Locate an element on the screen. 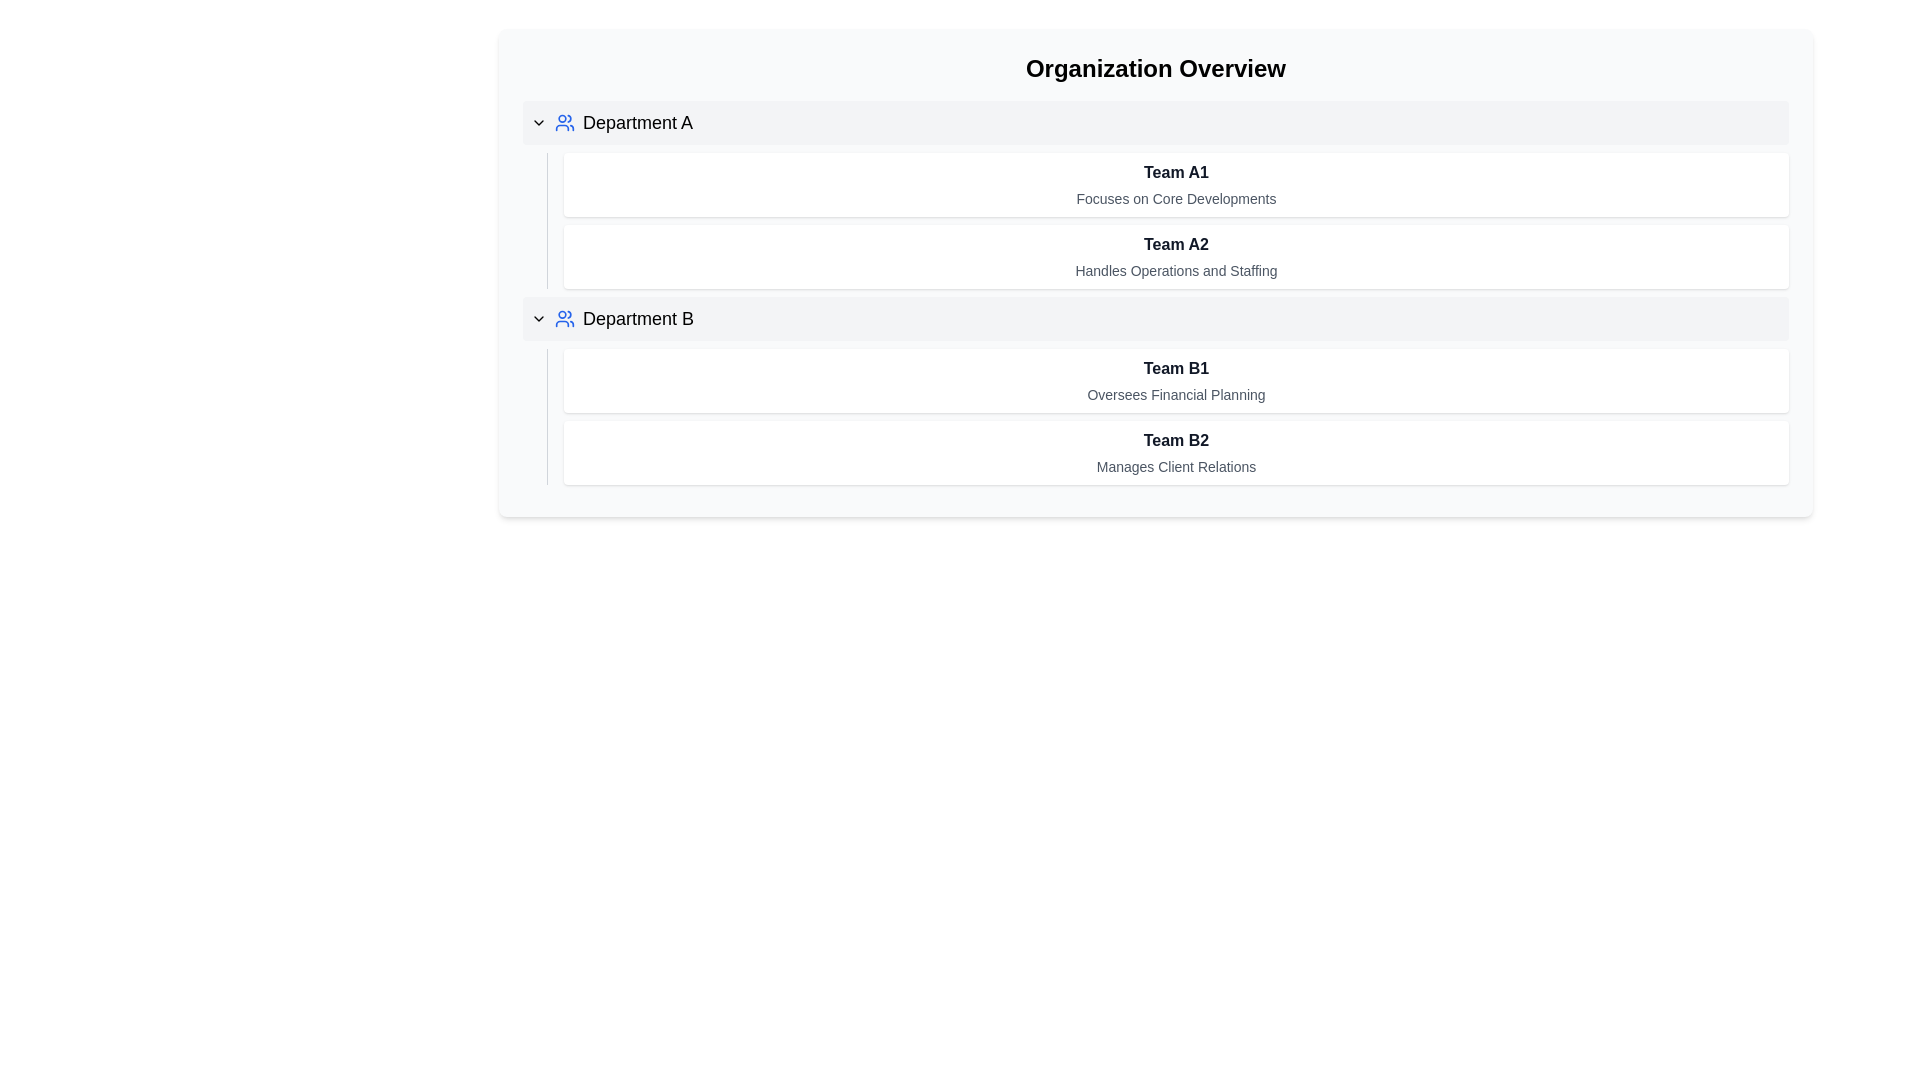 This screenshot has height=1080, width=1920. text label that serves as a heading for outlining team information, positioned above 'Handles Operations and Staffing' in 'Department A' is located at coordinates (1176, 244).